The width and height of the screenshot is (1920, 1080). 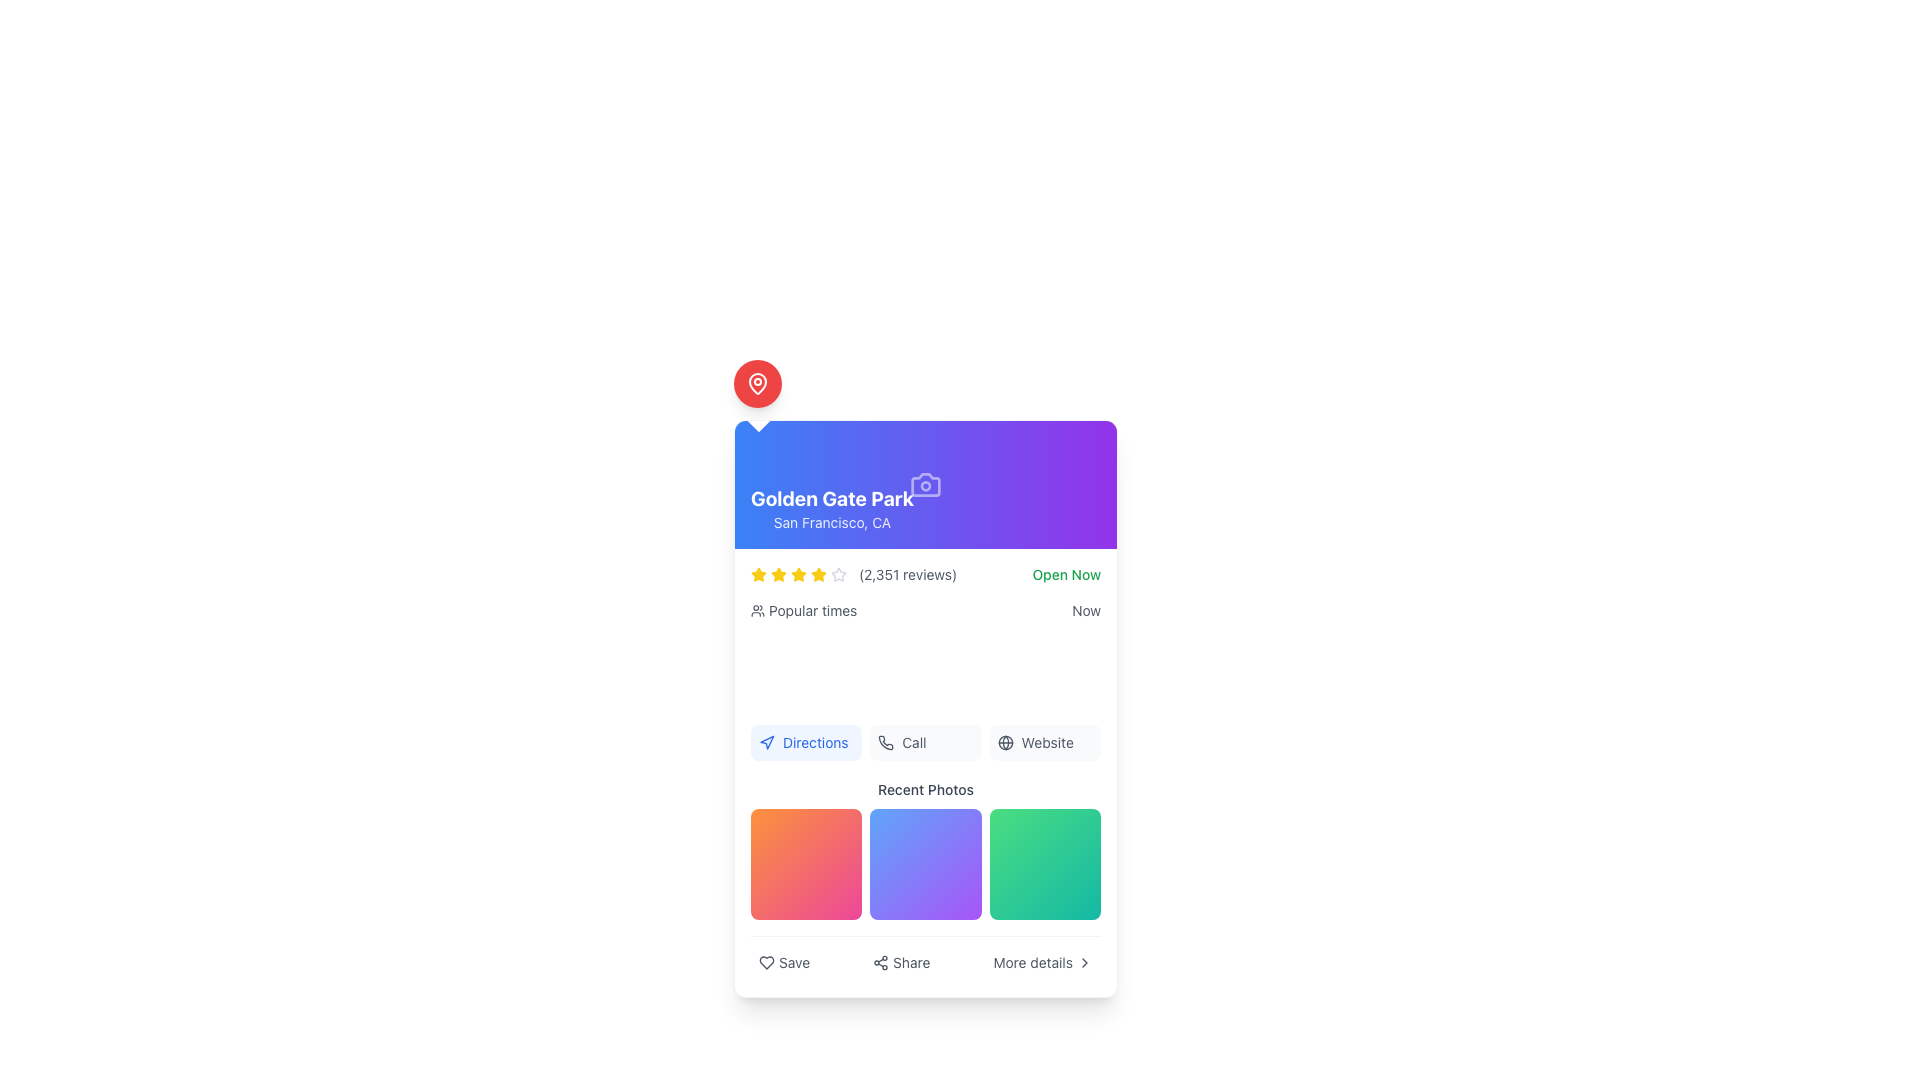 What do you see at coordinates (1044, 743) in the screenshot?
I see `the third button located beneath the header section that provides access to the website related to the entity displayed in the interface` at bounding box center [1044, 743].